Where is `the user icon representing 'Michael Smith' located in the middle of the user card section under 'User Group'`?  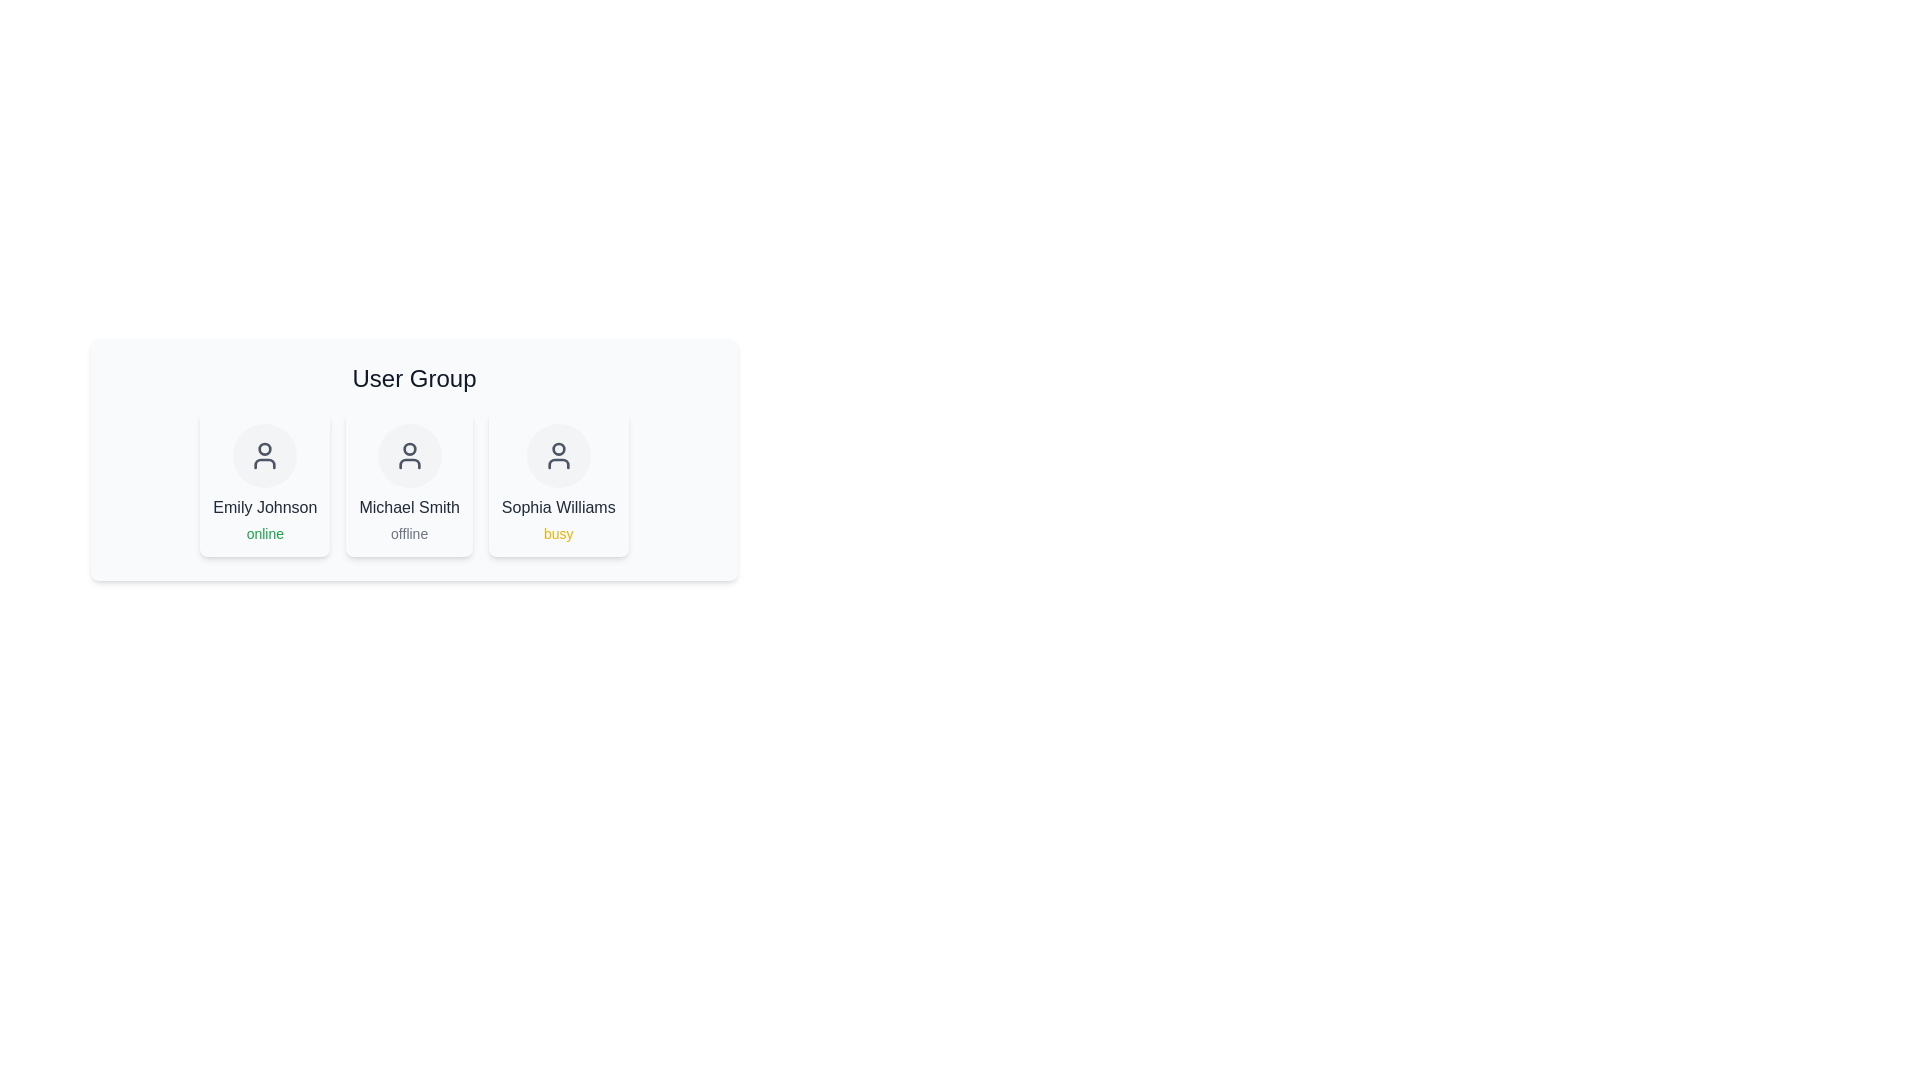 the user icon representing 'Michael Smith' located in the middle of the user card section under 'User Group' is located at coordinates (408, 455).